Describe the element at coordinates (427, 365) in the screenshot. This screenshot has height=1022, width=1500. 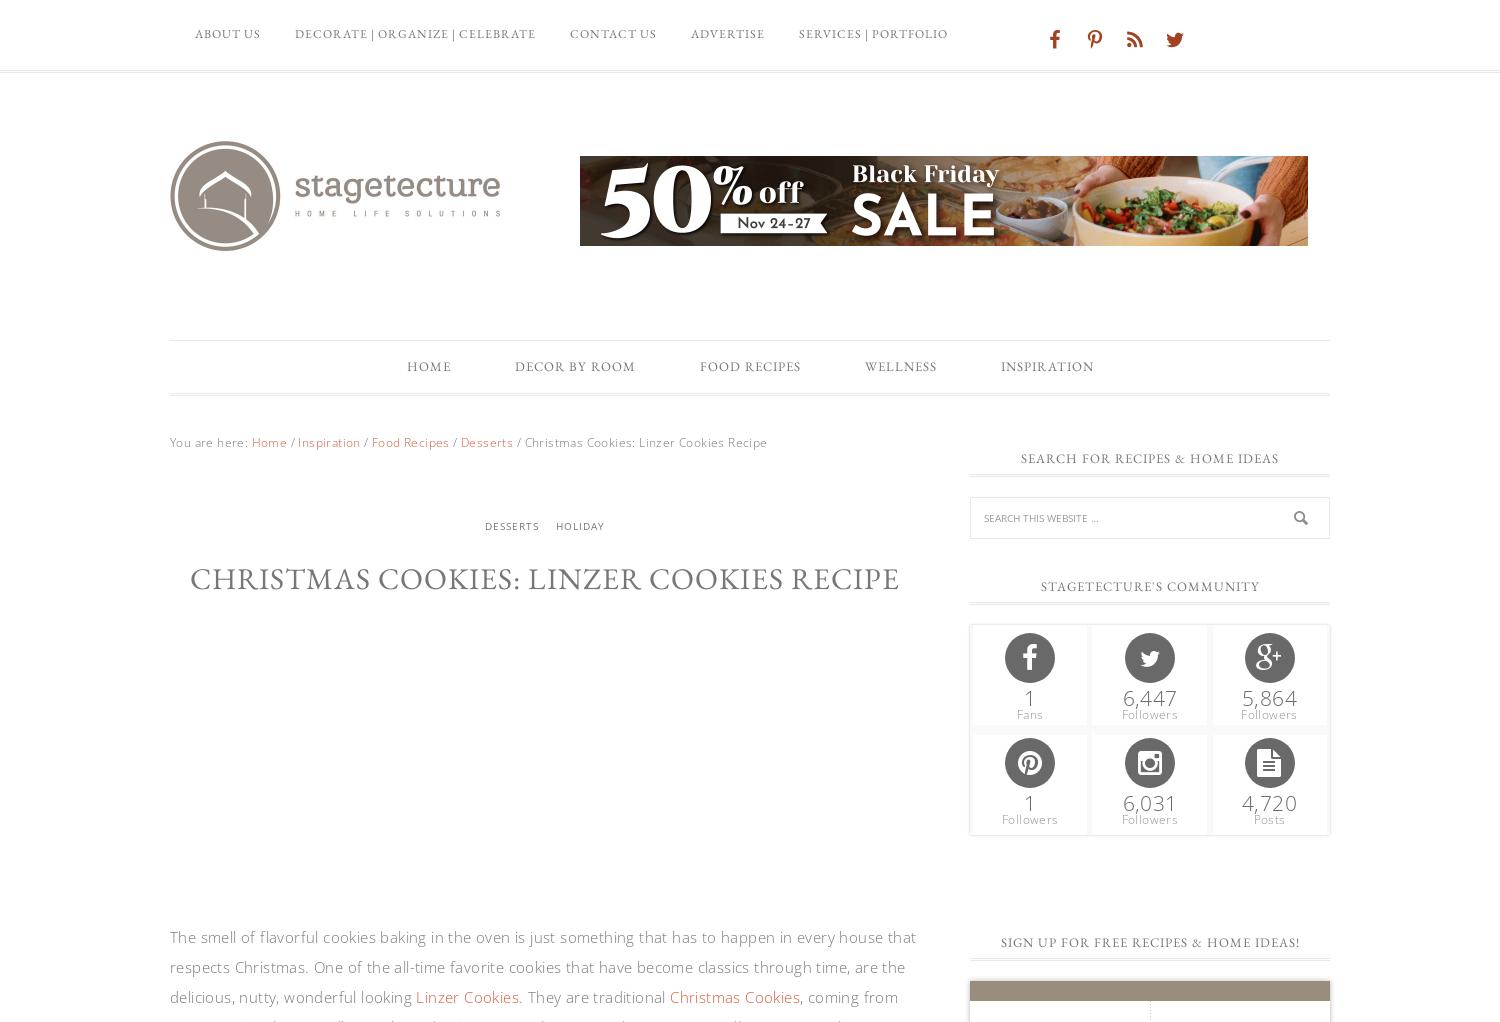
I see `'Home'` at that location.